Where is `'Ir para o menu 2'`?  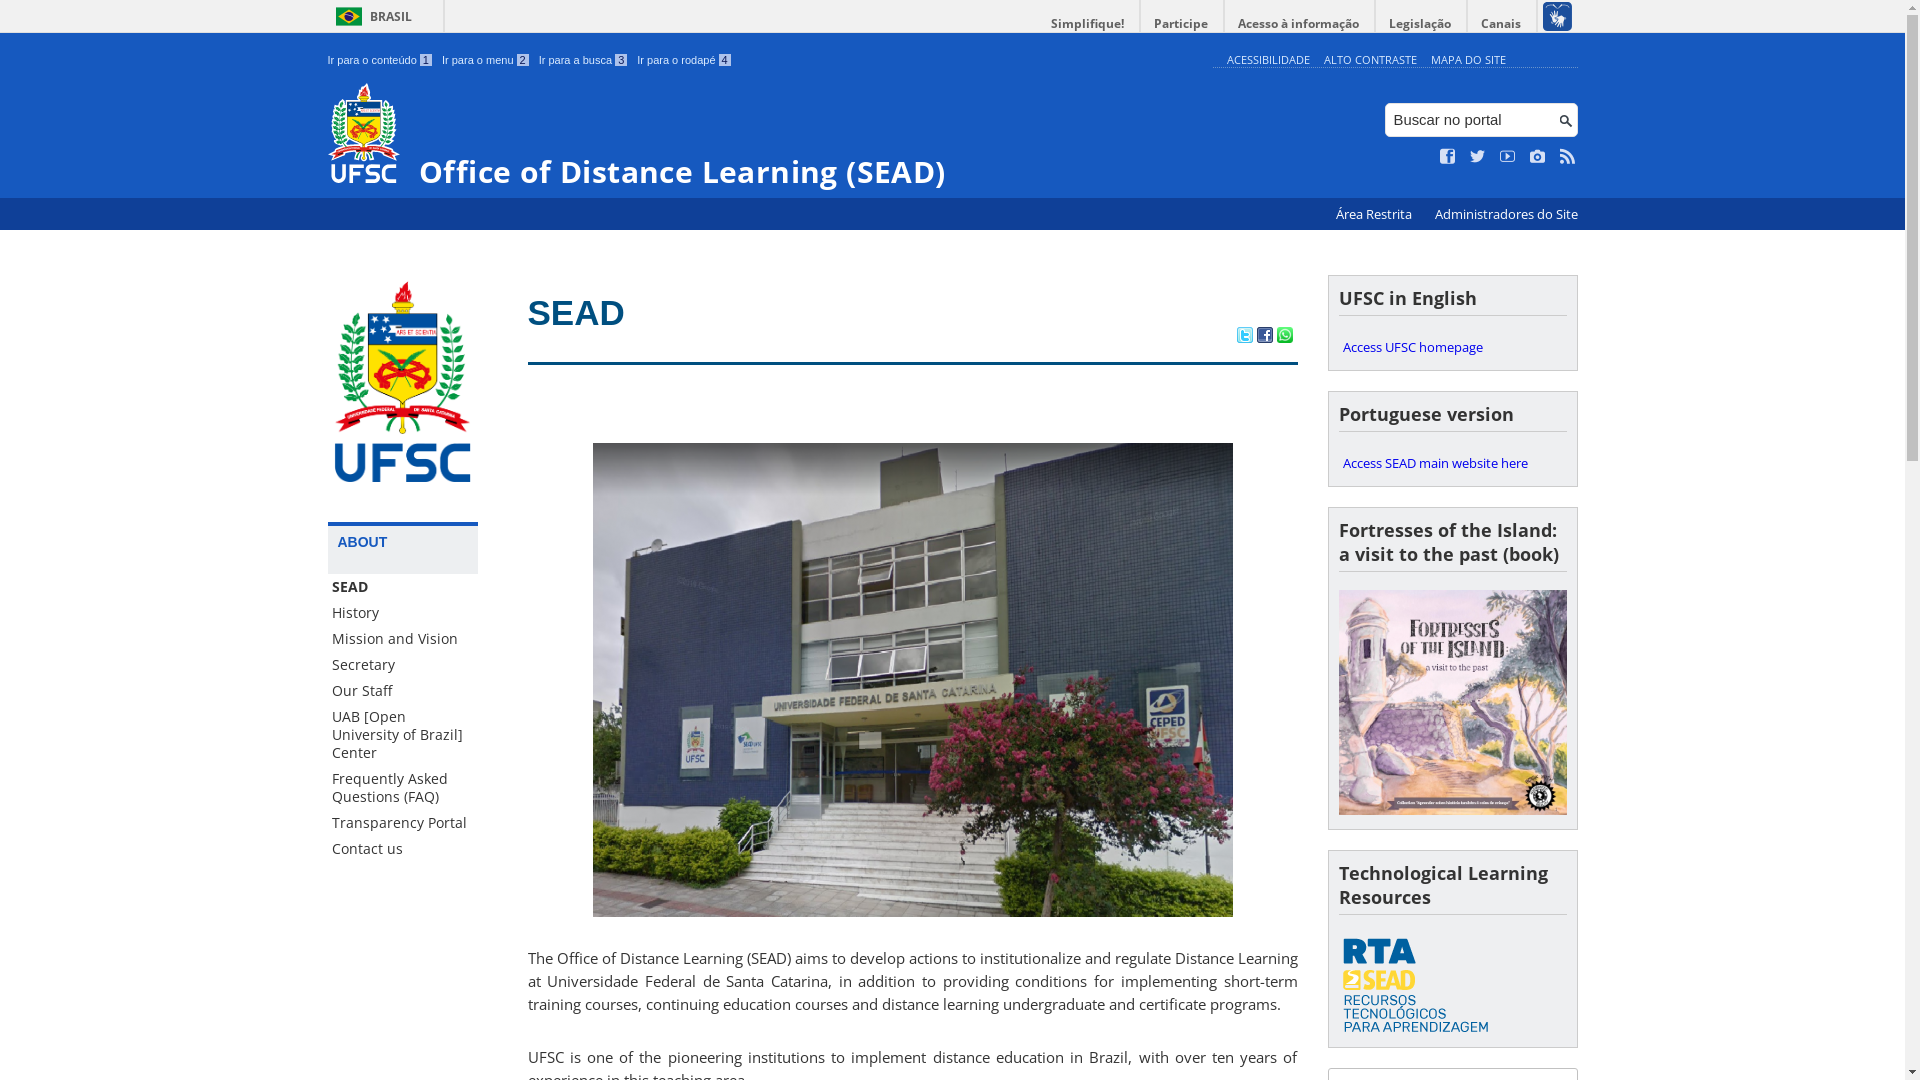
'Ir para o menu 2' is located at coordinates (440, 59).